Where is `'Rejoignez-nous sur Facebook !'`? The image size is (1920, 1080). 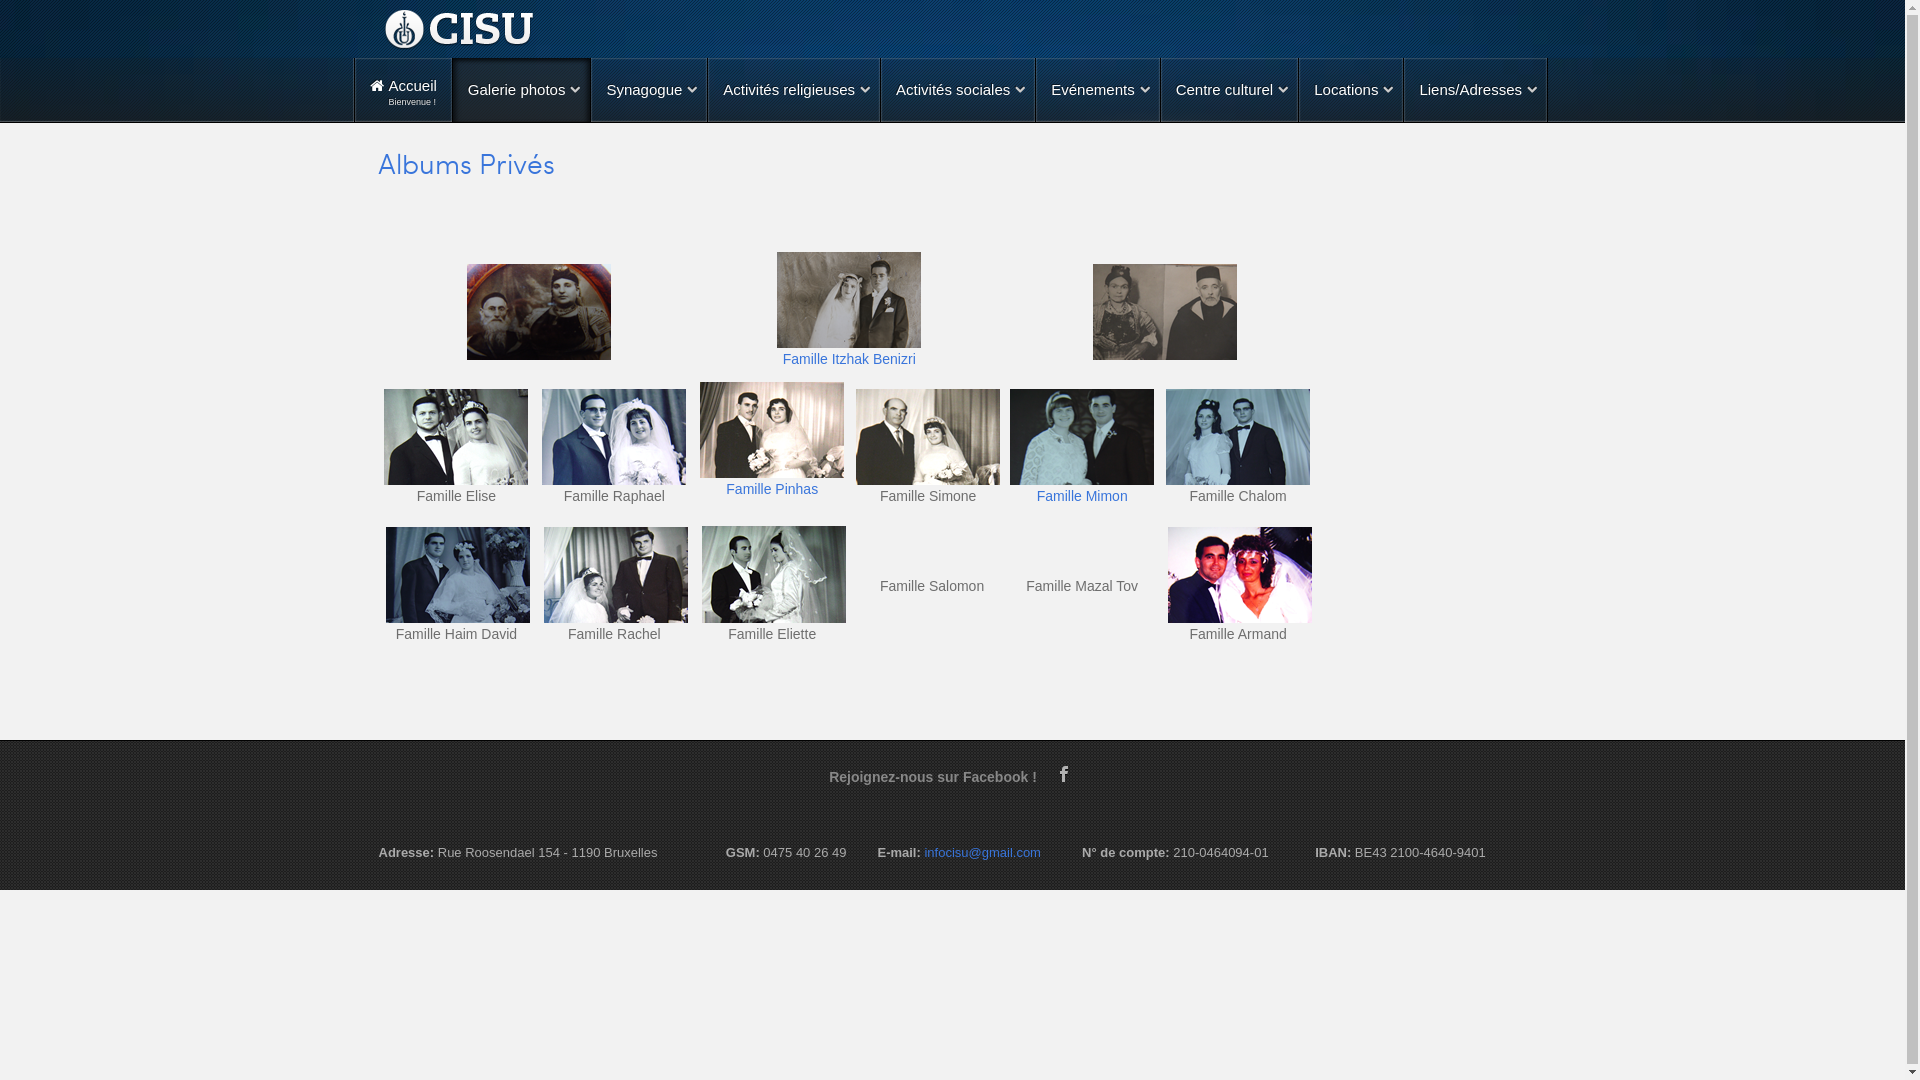 'Rejoignez-nous sur Facebook !' is located at coordinates (939, 775).